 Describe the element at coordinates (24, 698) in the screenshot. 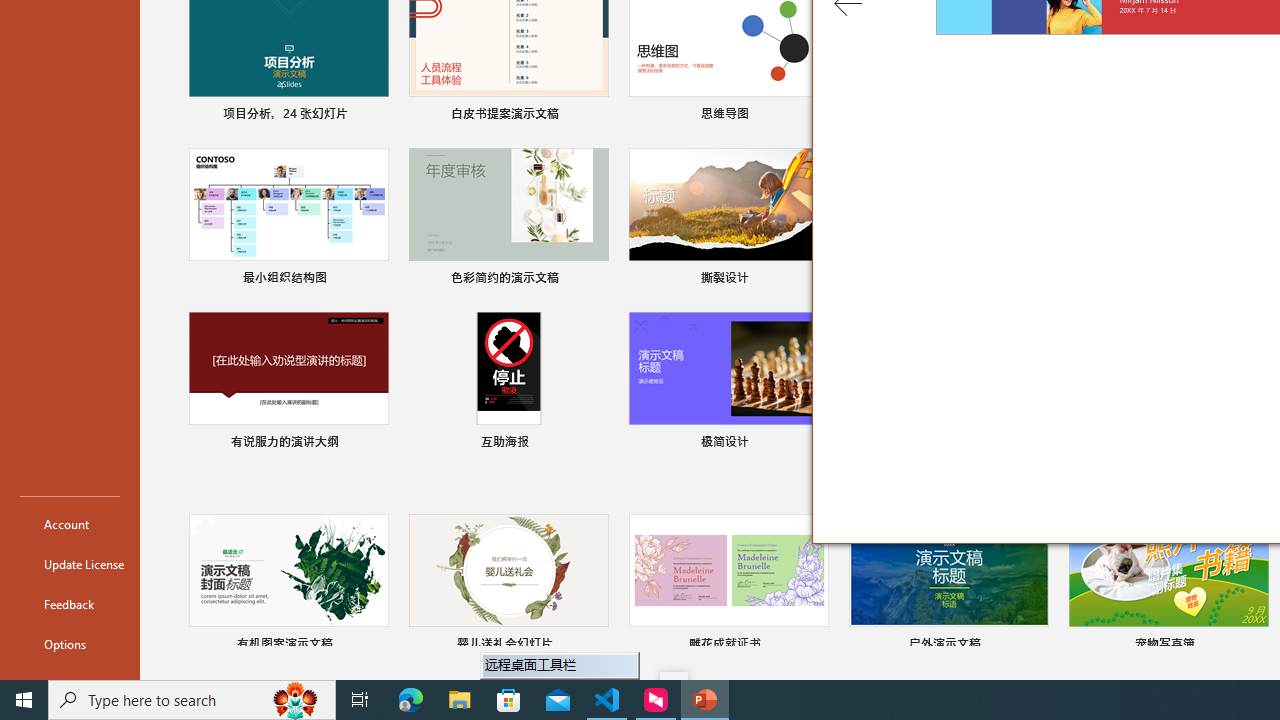

I see `'Start'` at that location.